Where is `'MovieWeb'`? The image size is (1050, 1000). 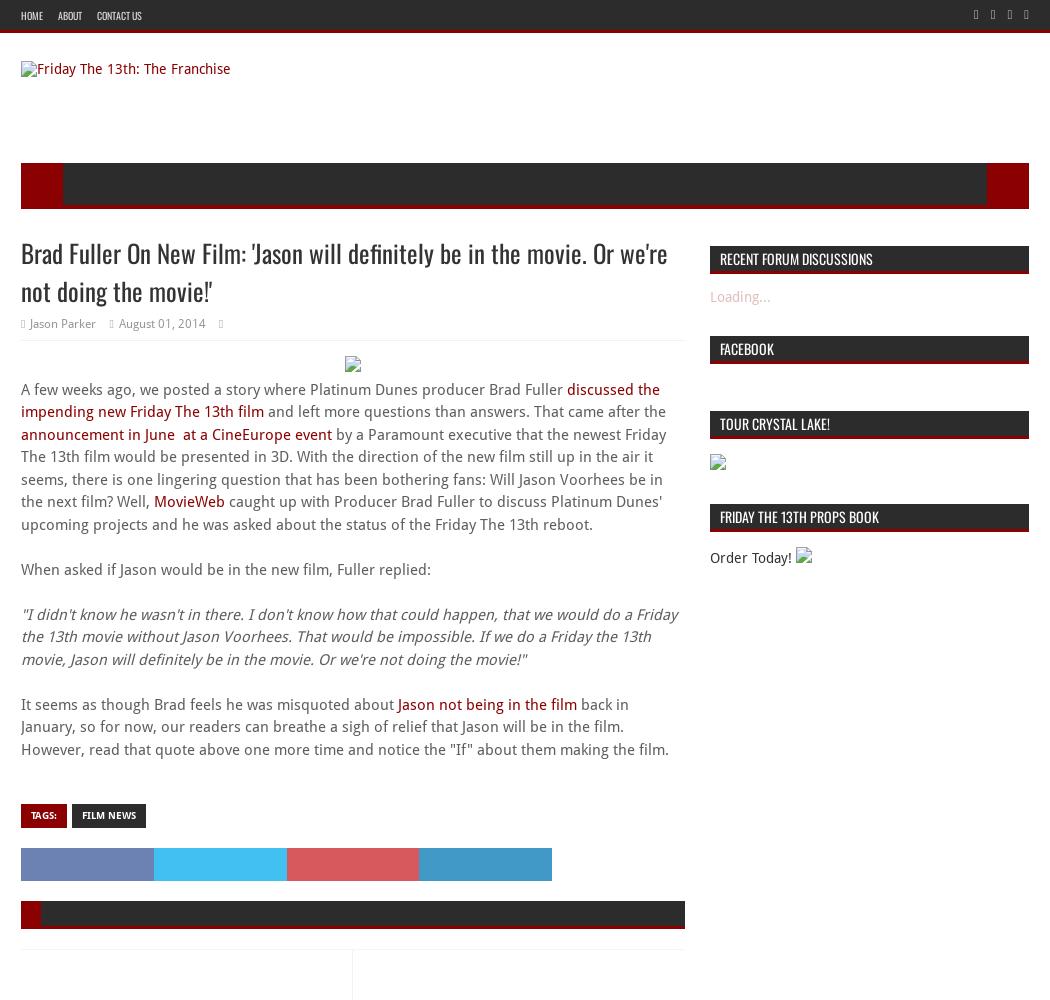
'MovieWeb' is located at coordinates (154, 502).